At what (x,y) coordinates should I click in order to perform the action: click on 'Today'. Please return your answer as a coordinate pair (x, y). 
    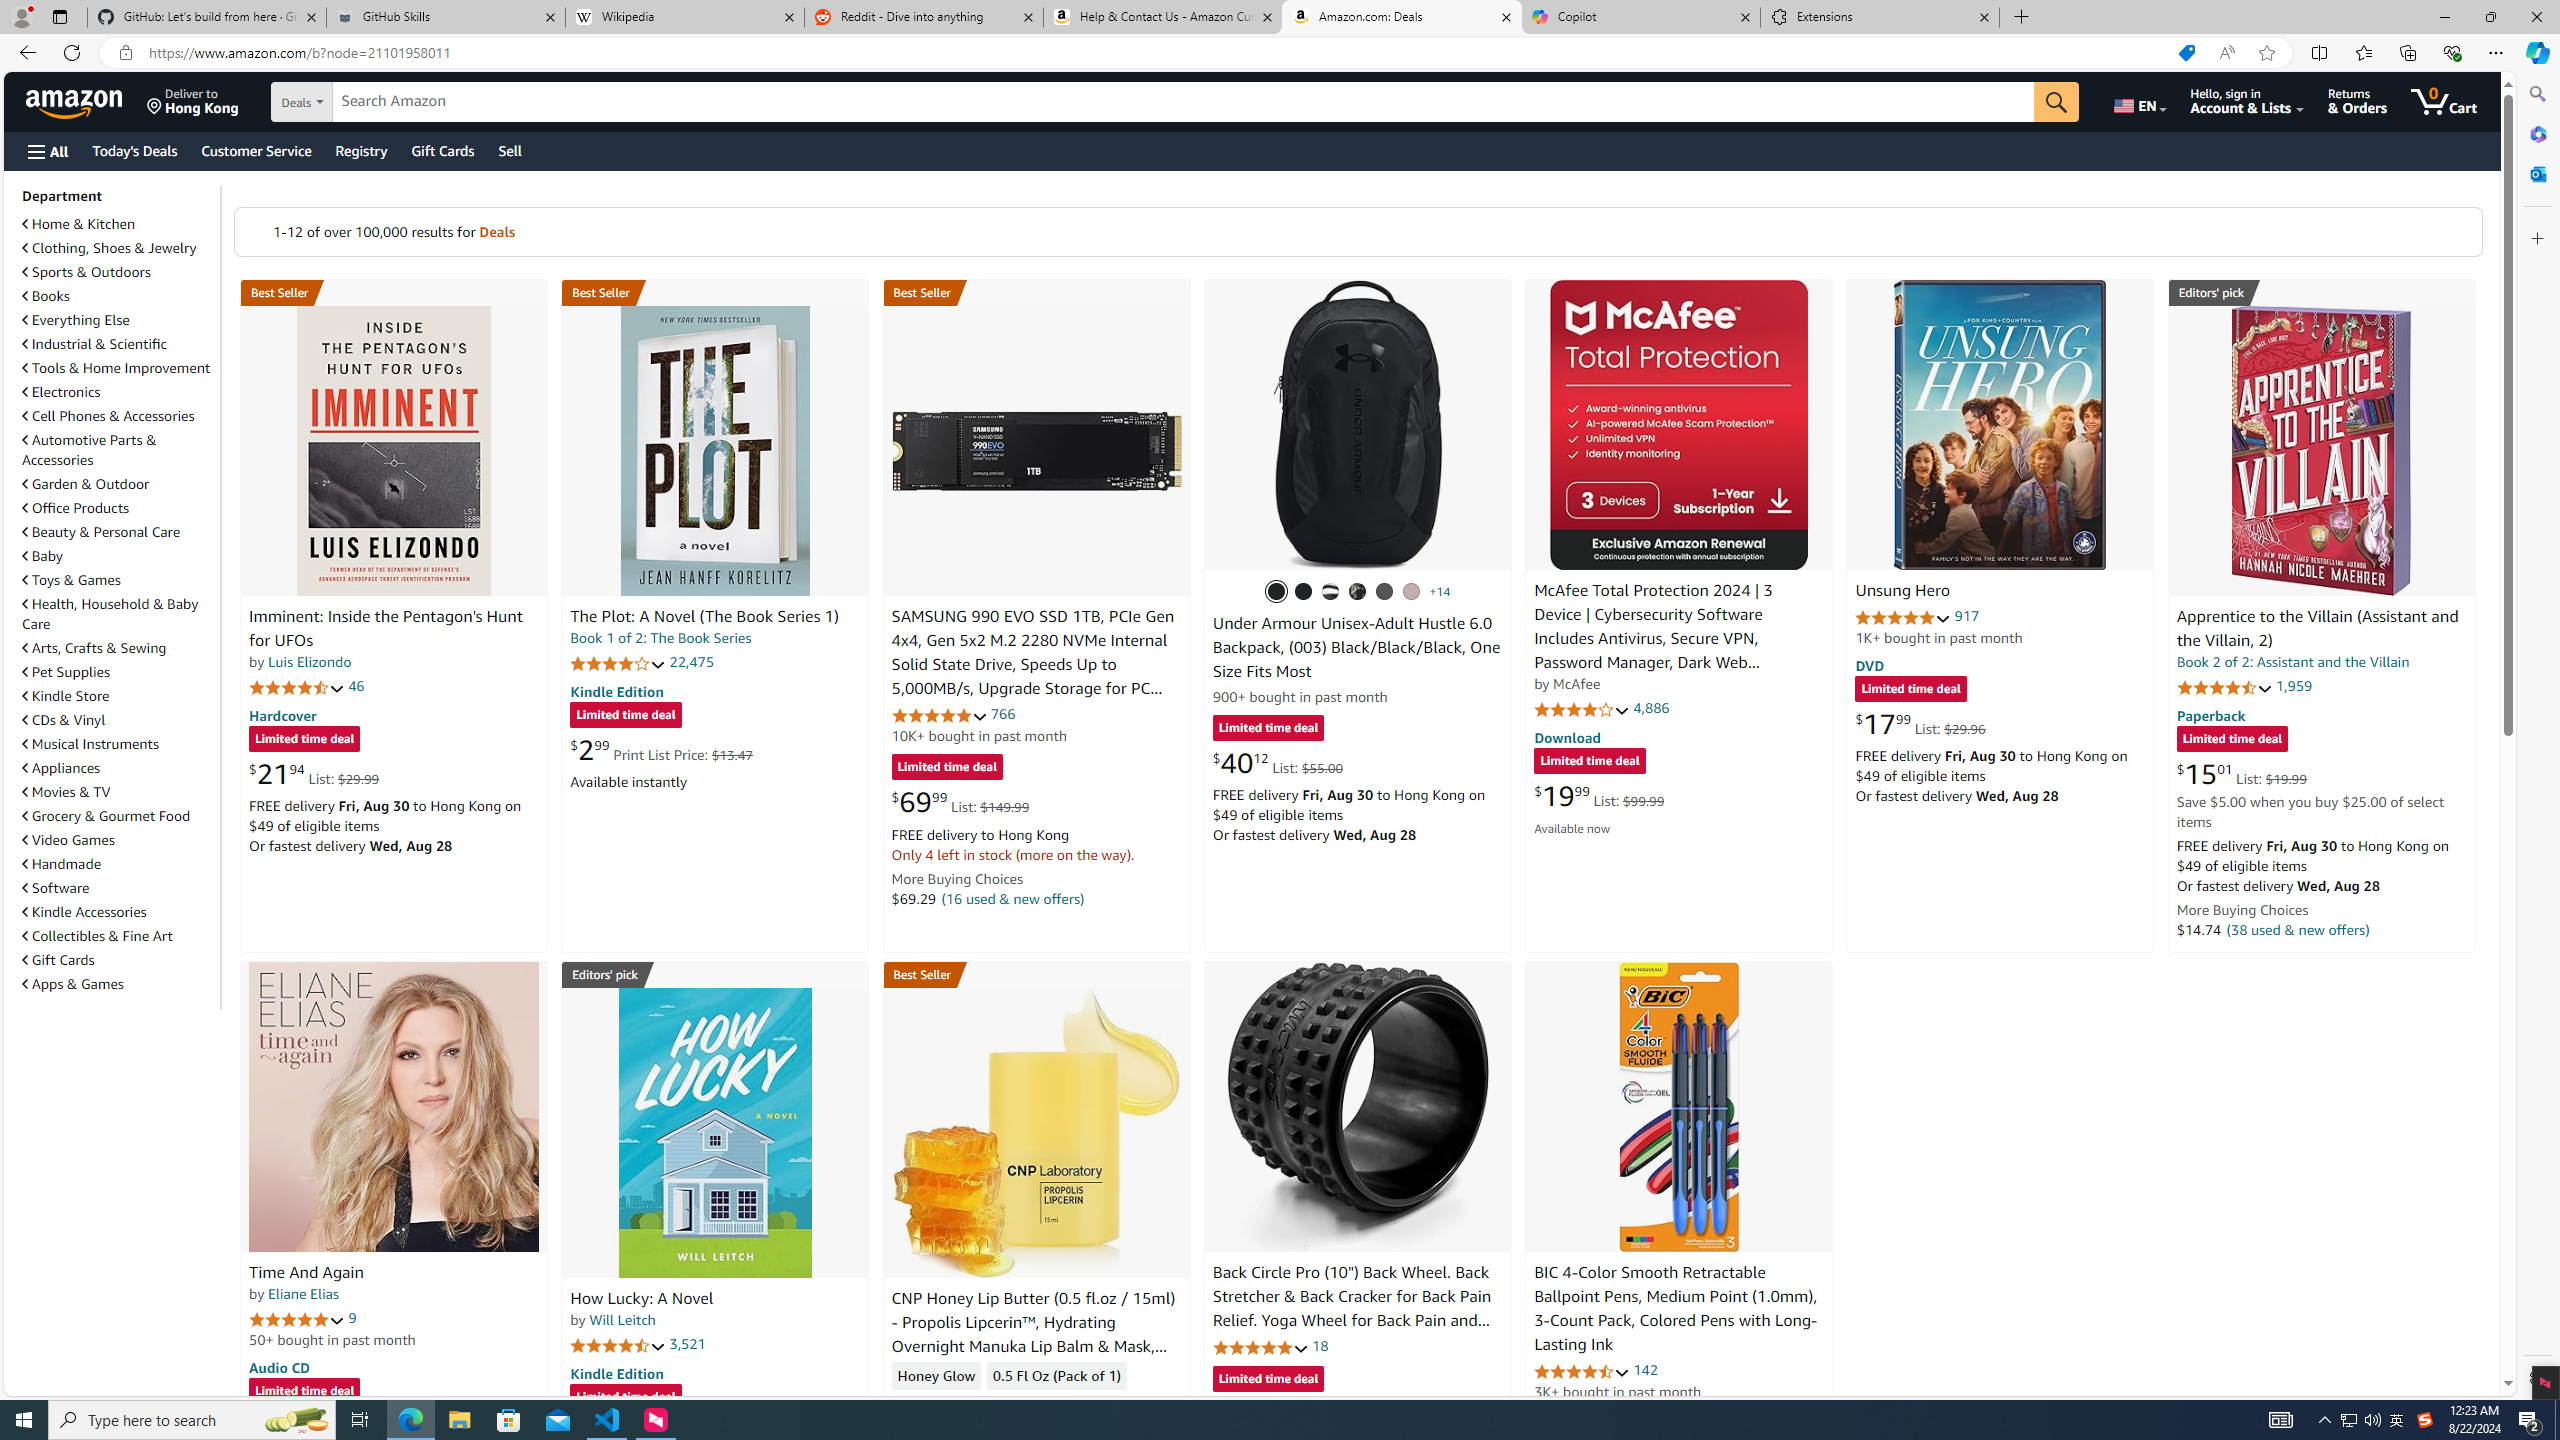
    Looking at the image, I should click on (134, 150).